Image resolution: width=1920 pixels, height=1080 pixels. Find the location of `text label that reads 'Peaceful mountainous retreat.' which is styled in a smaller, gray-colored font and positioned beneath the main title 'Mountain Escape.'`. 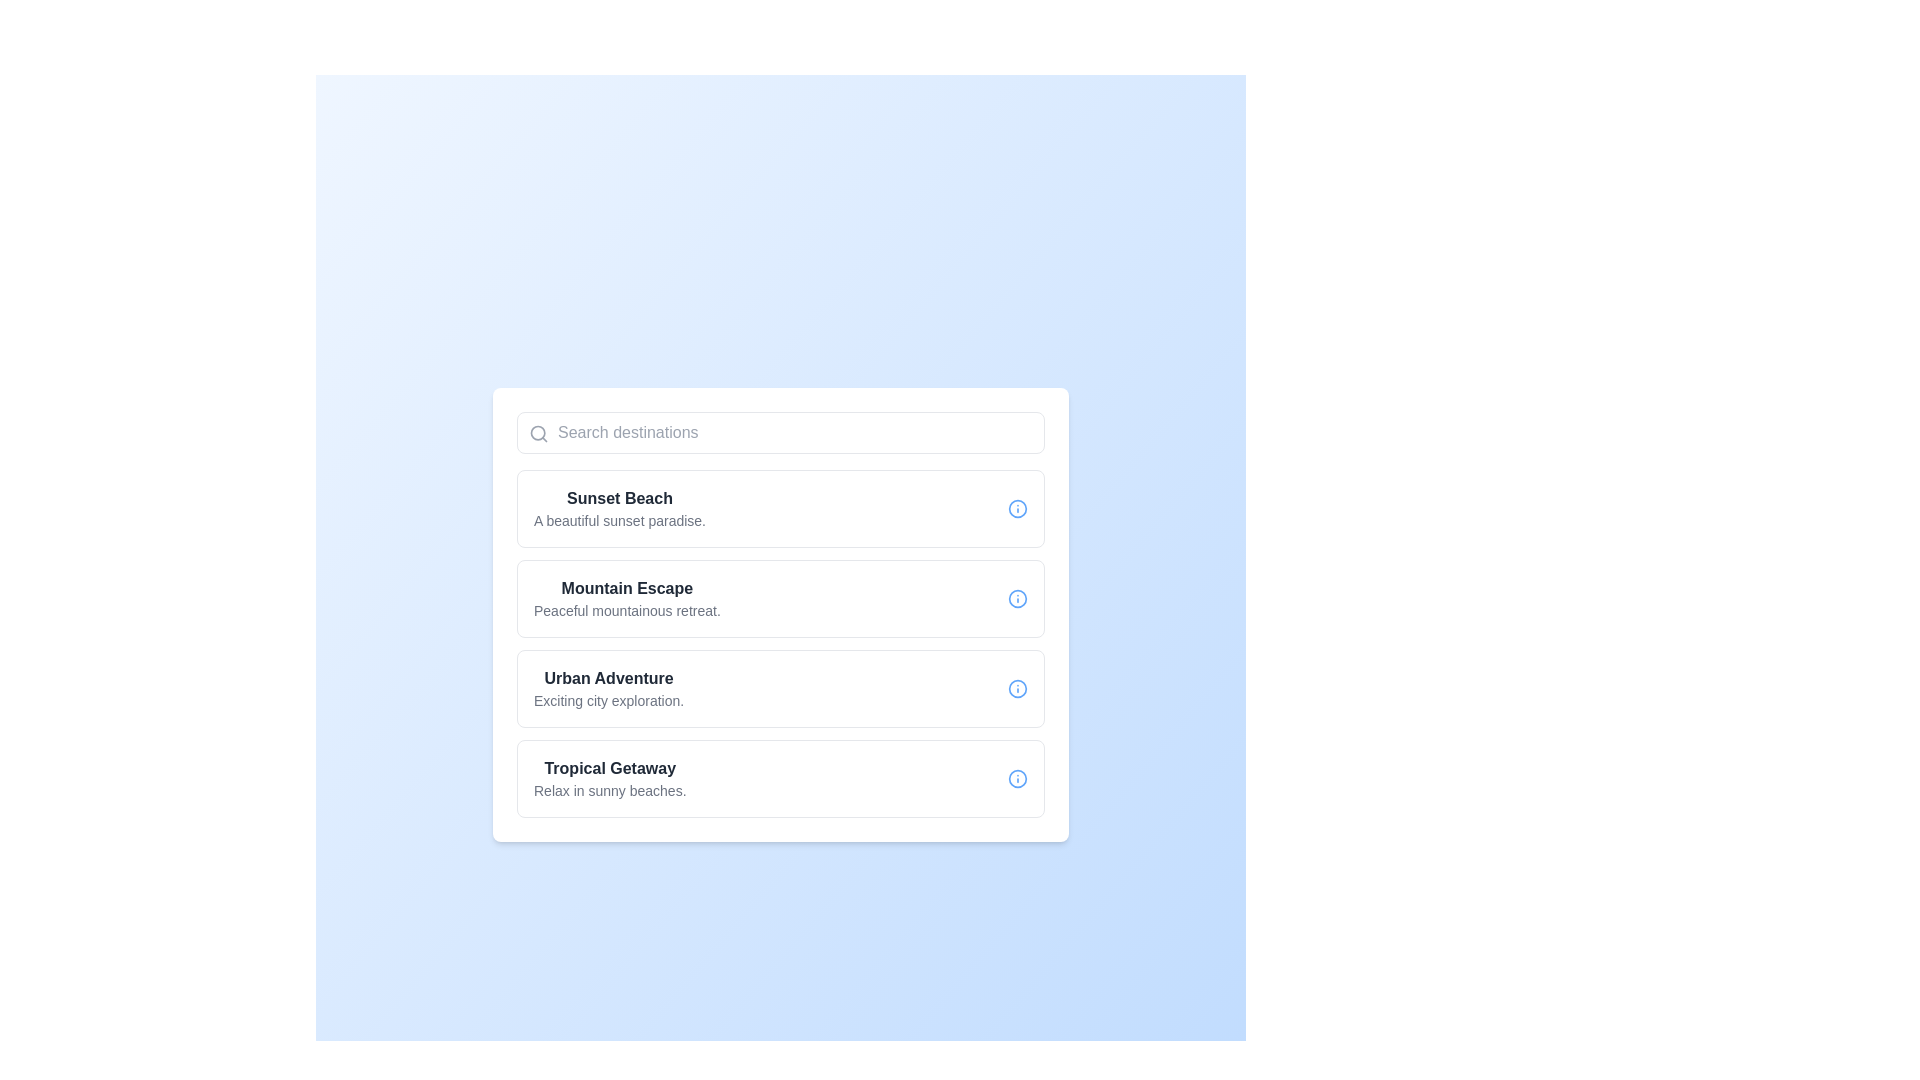

text label that reads 'Peaceful mountainous retreat.' which is styled in a smaller, gray-colored font and positioned beneath the main title 'Mountain Escape.' is located at coordinates (626, 609).